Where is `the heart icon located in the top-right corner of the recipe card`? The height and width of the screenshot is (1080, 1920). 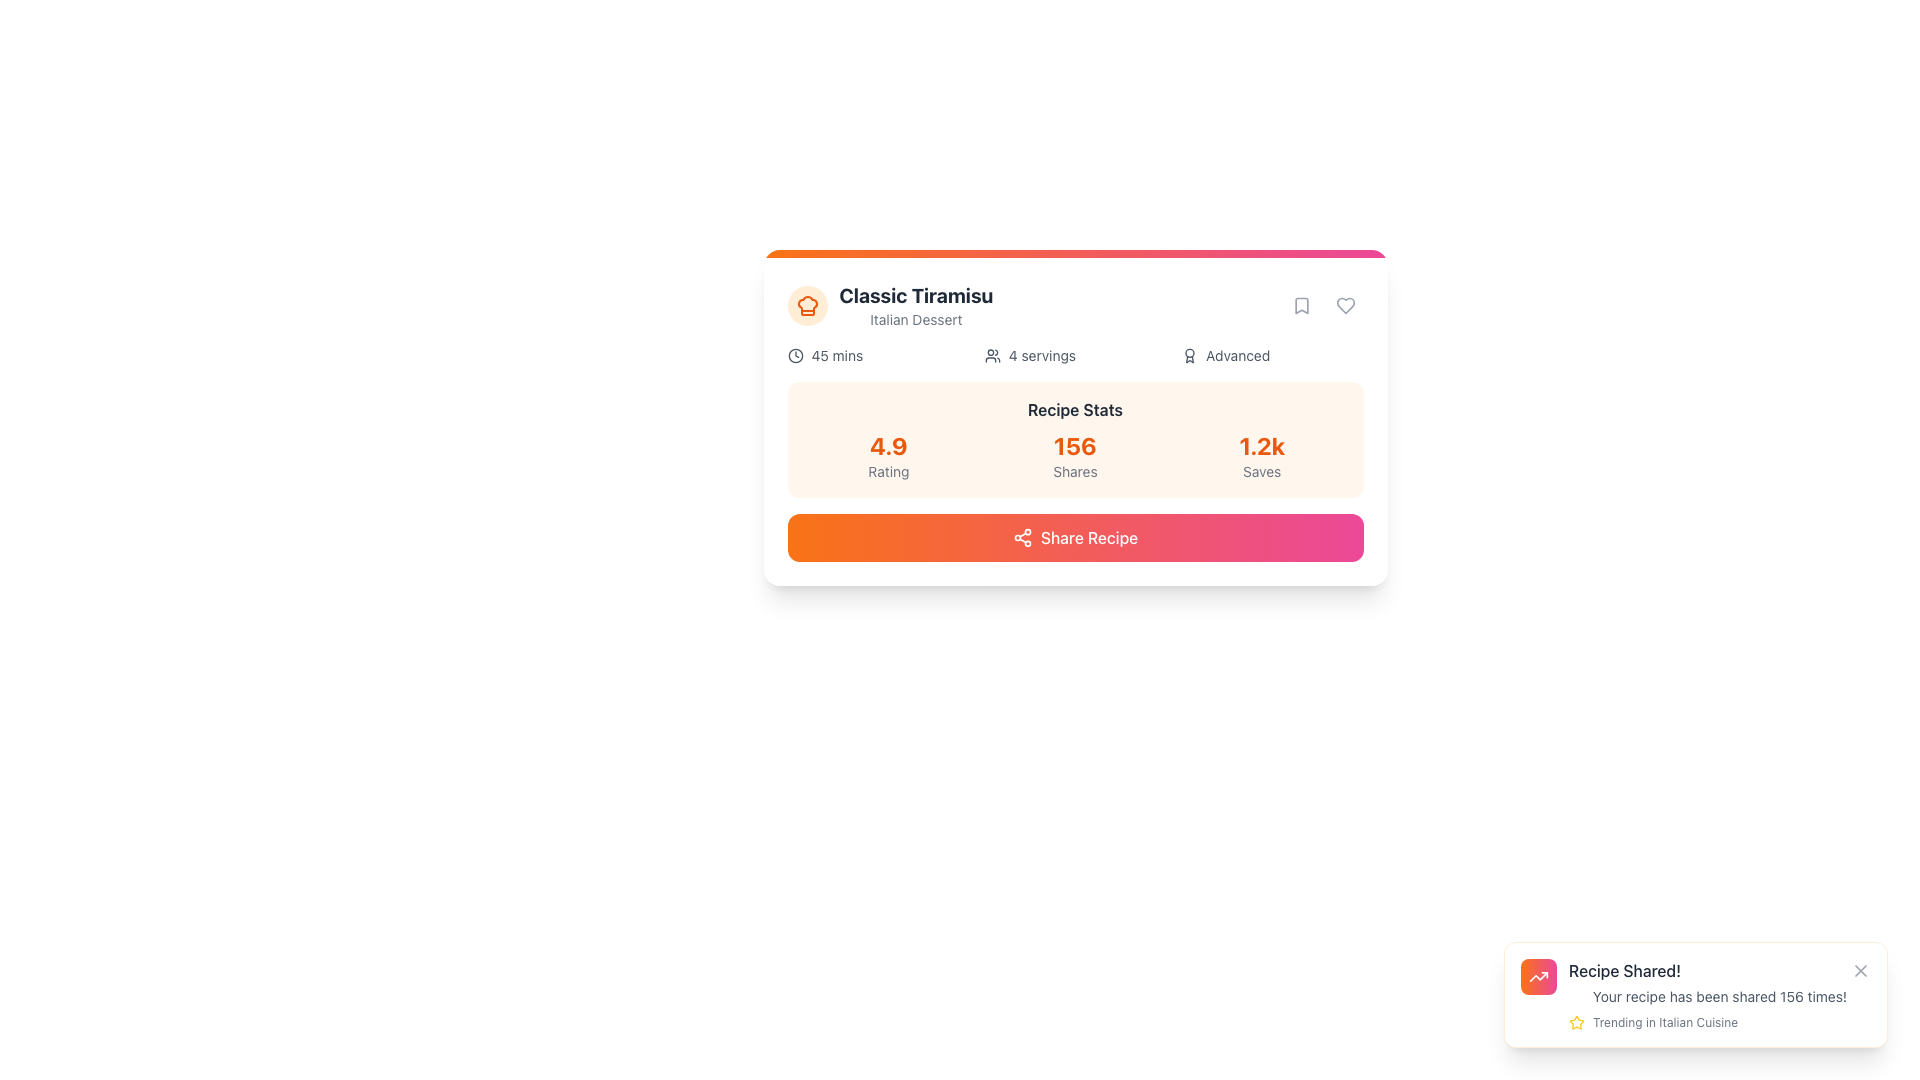 the heart icon located in the top-right corner of the recipe card is located at coordinates (1345, 305).